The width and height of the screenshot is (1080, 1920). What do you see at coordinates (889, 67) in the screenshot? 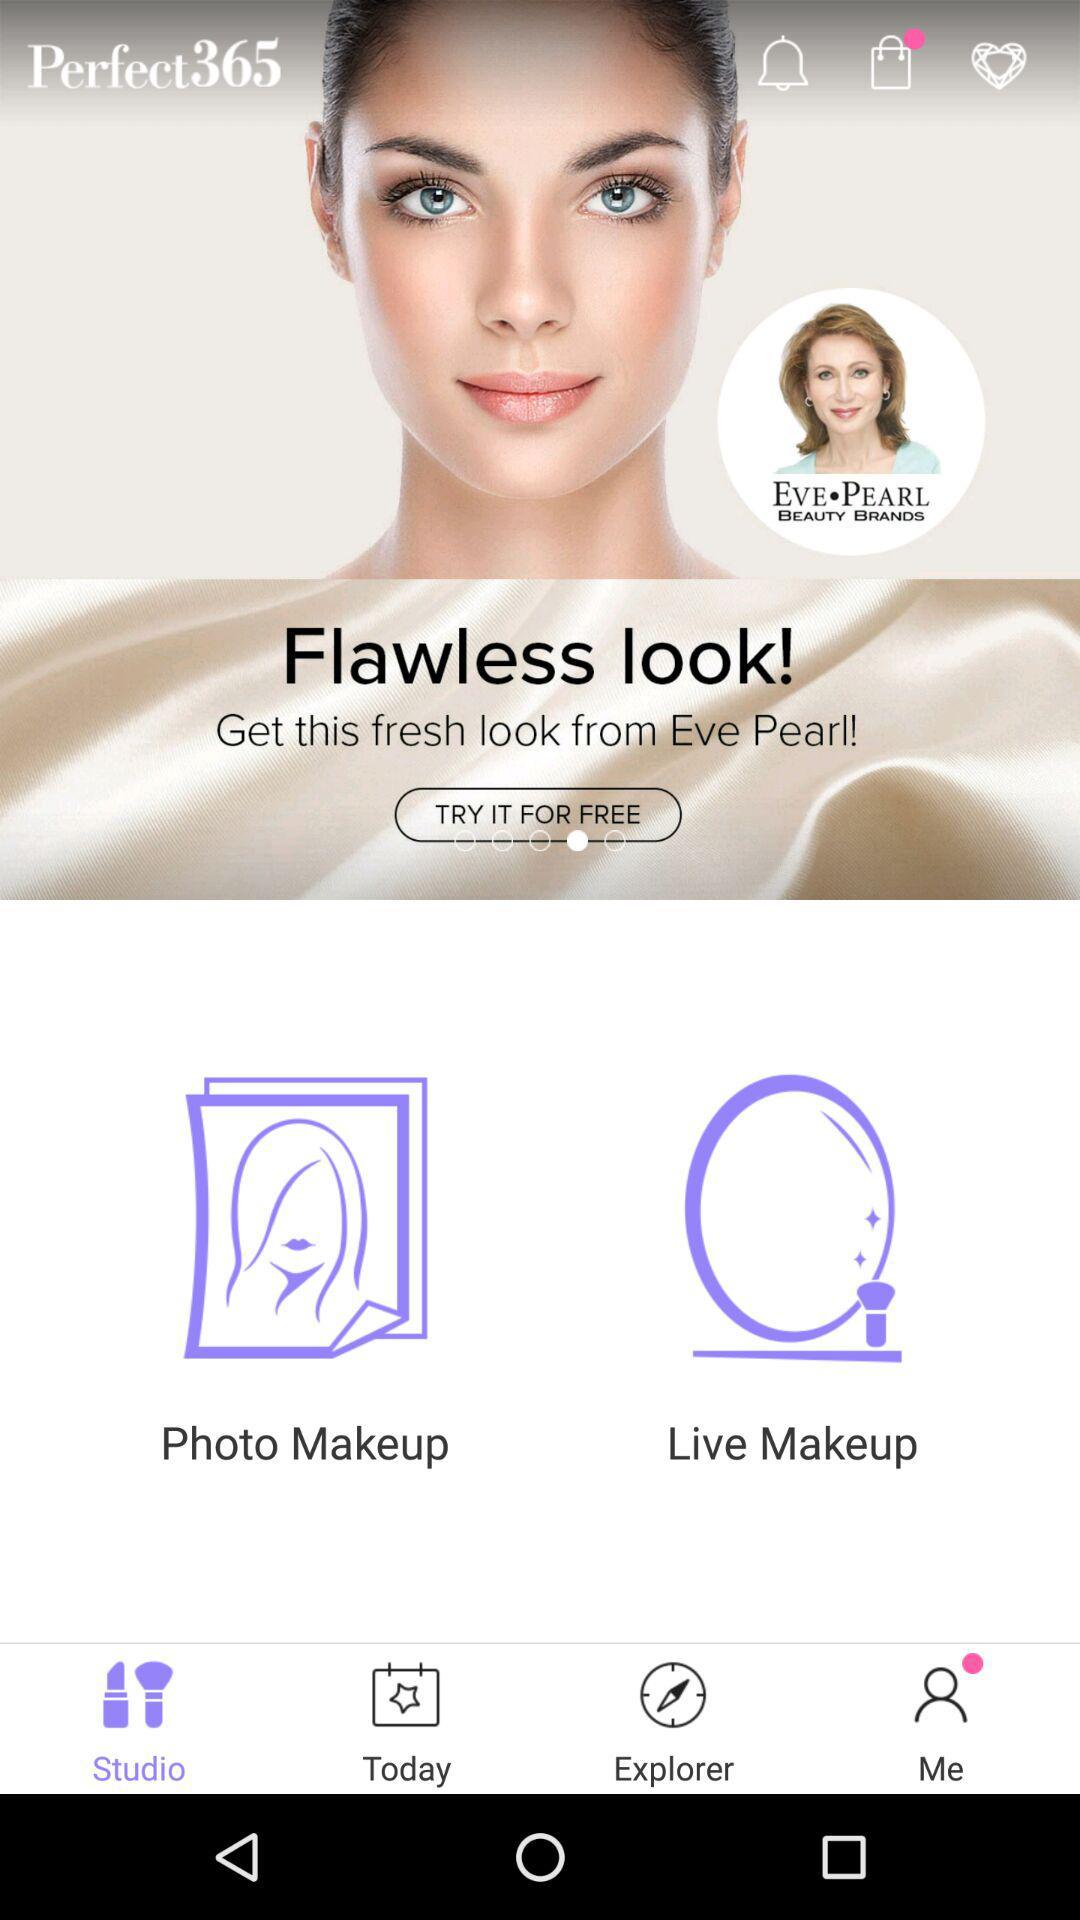
I see `the shop icon` at bounding box center [889, 67].